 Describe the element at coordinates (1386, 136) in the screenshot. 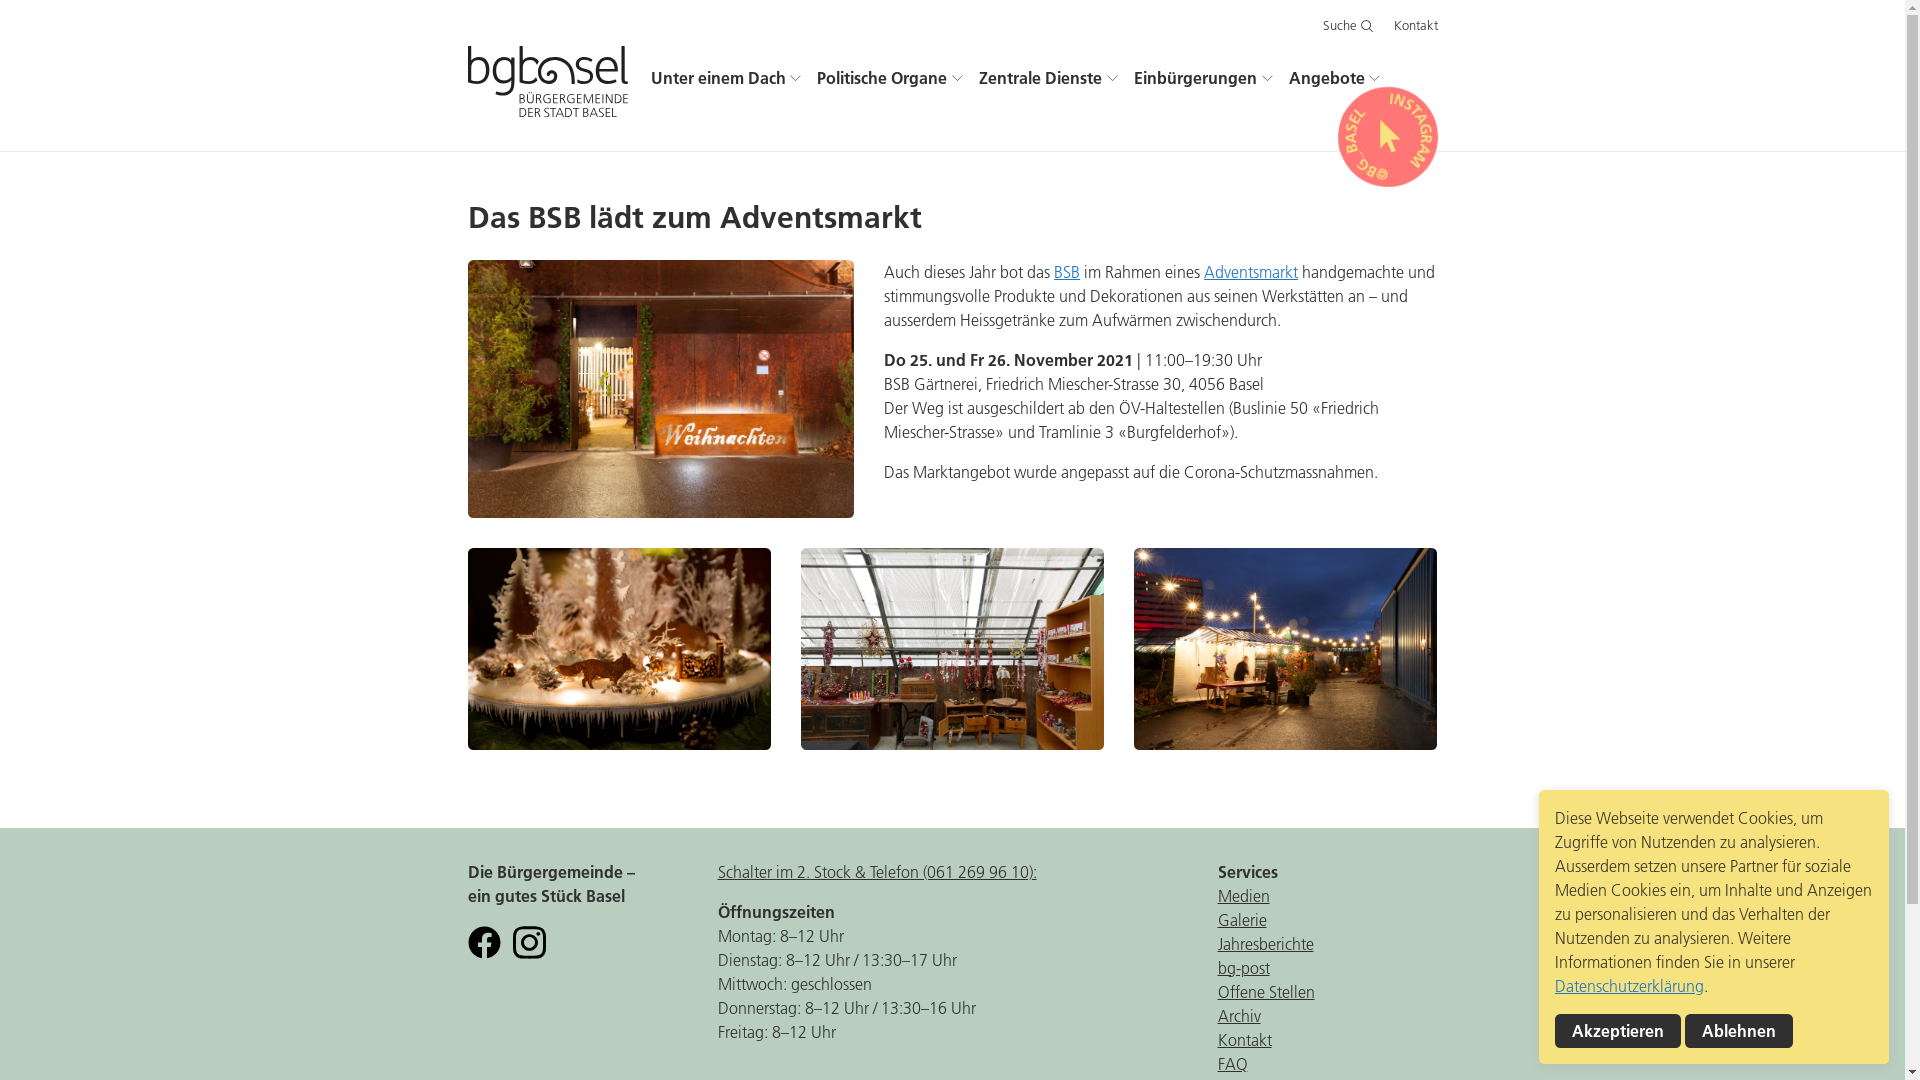

I see `' INSTAGRAM     @BG_BASEL '` at that location.